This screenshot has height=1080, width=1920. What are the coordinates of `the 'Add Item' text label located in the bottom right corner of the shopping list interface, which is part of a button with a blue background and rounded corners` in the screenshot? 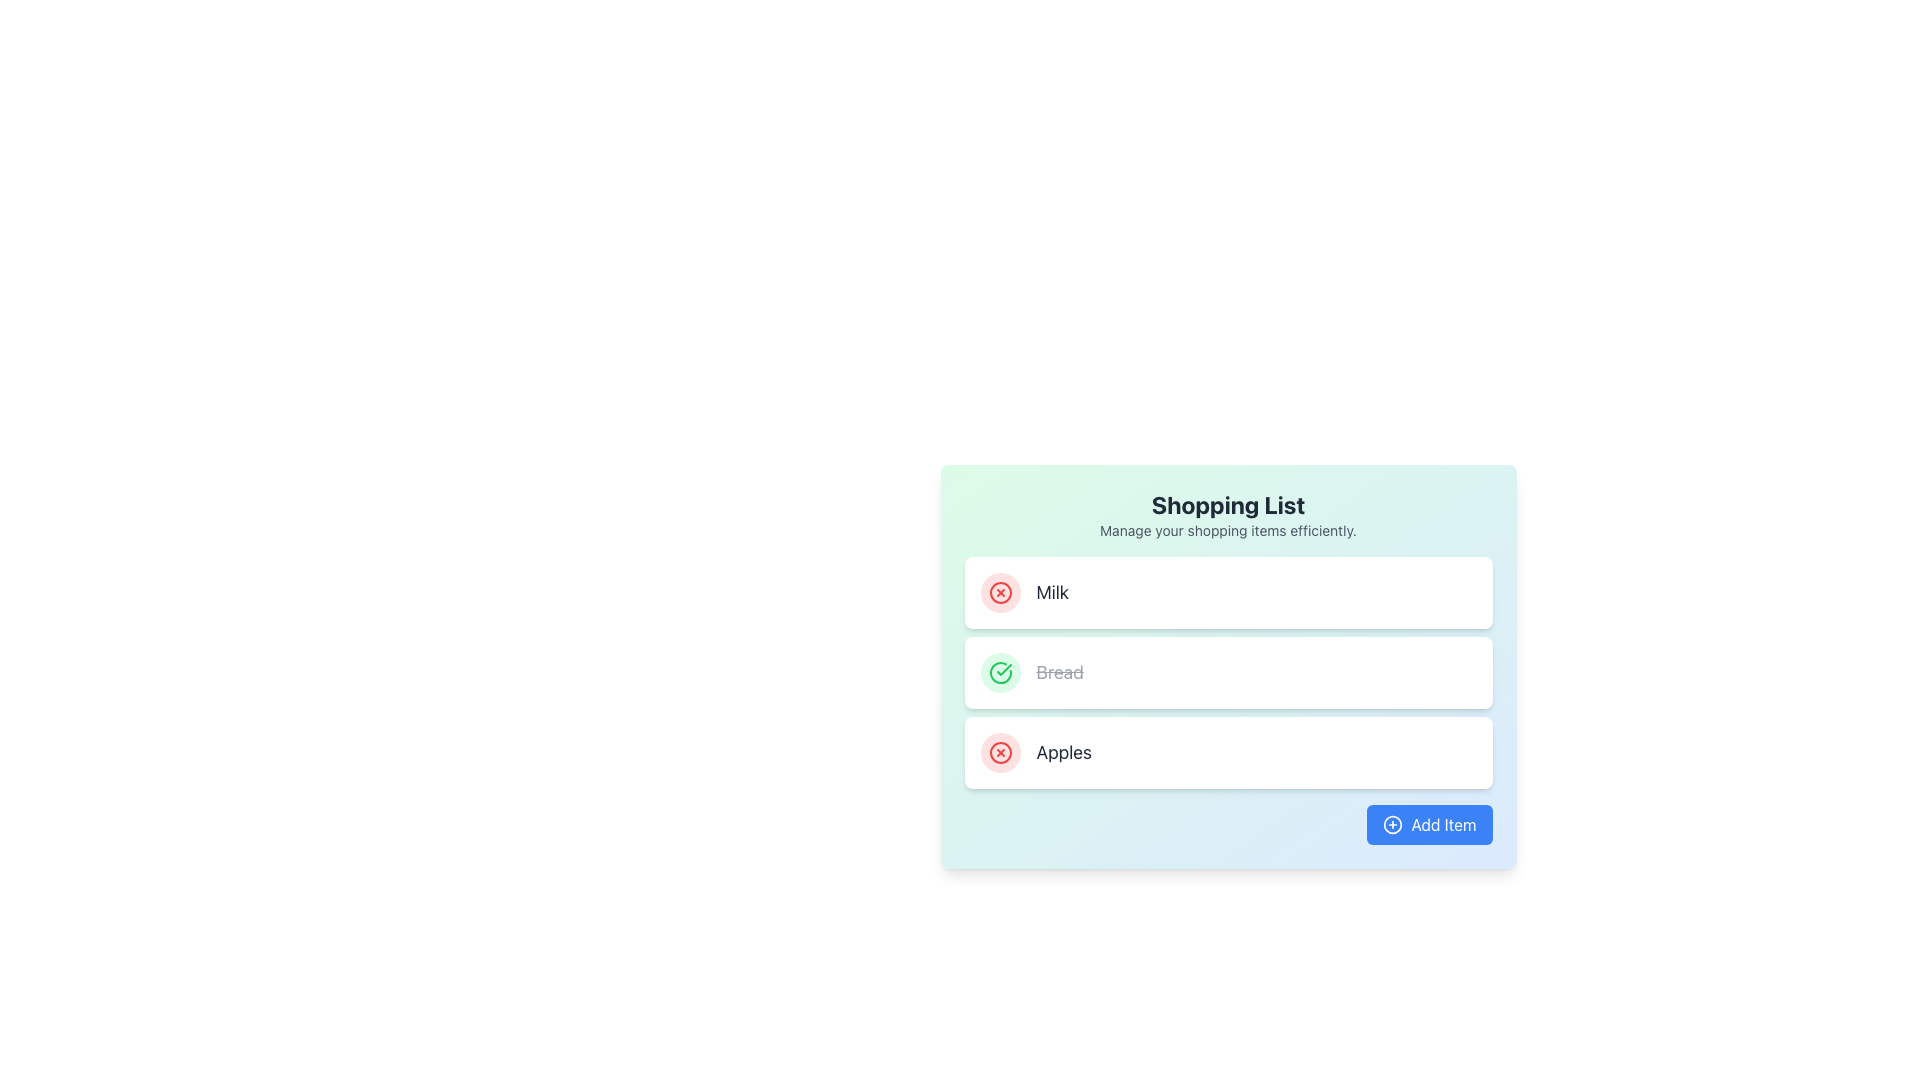 It's located at (1444, 825).